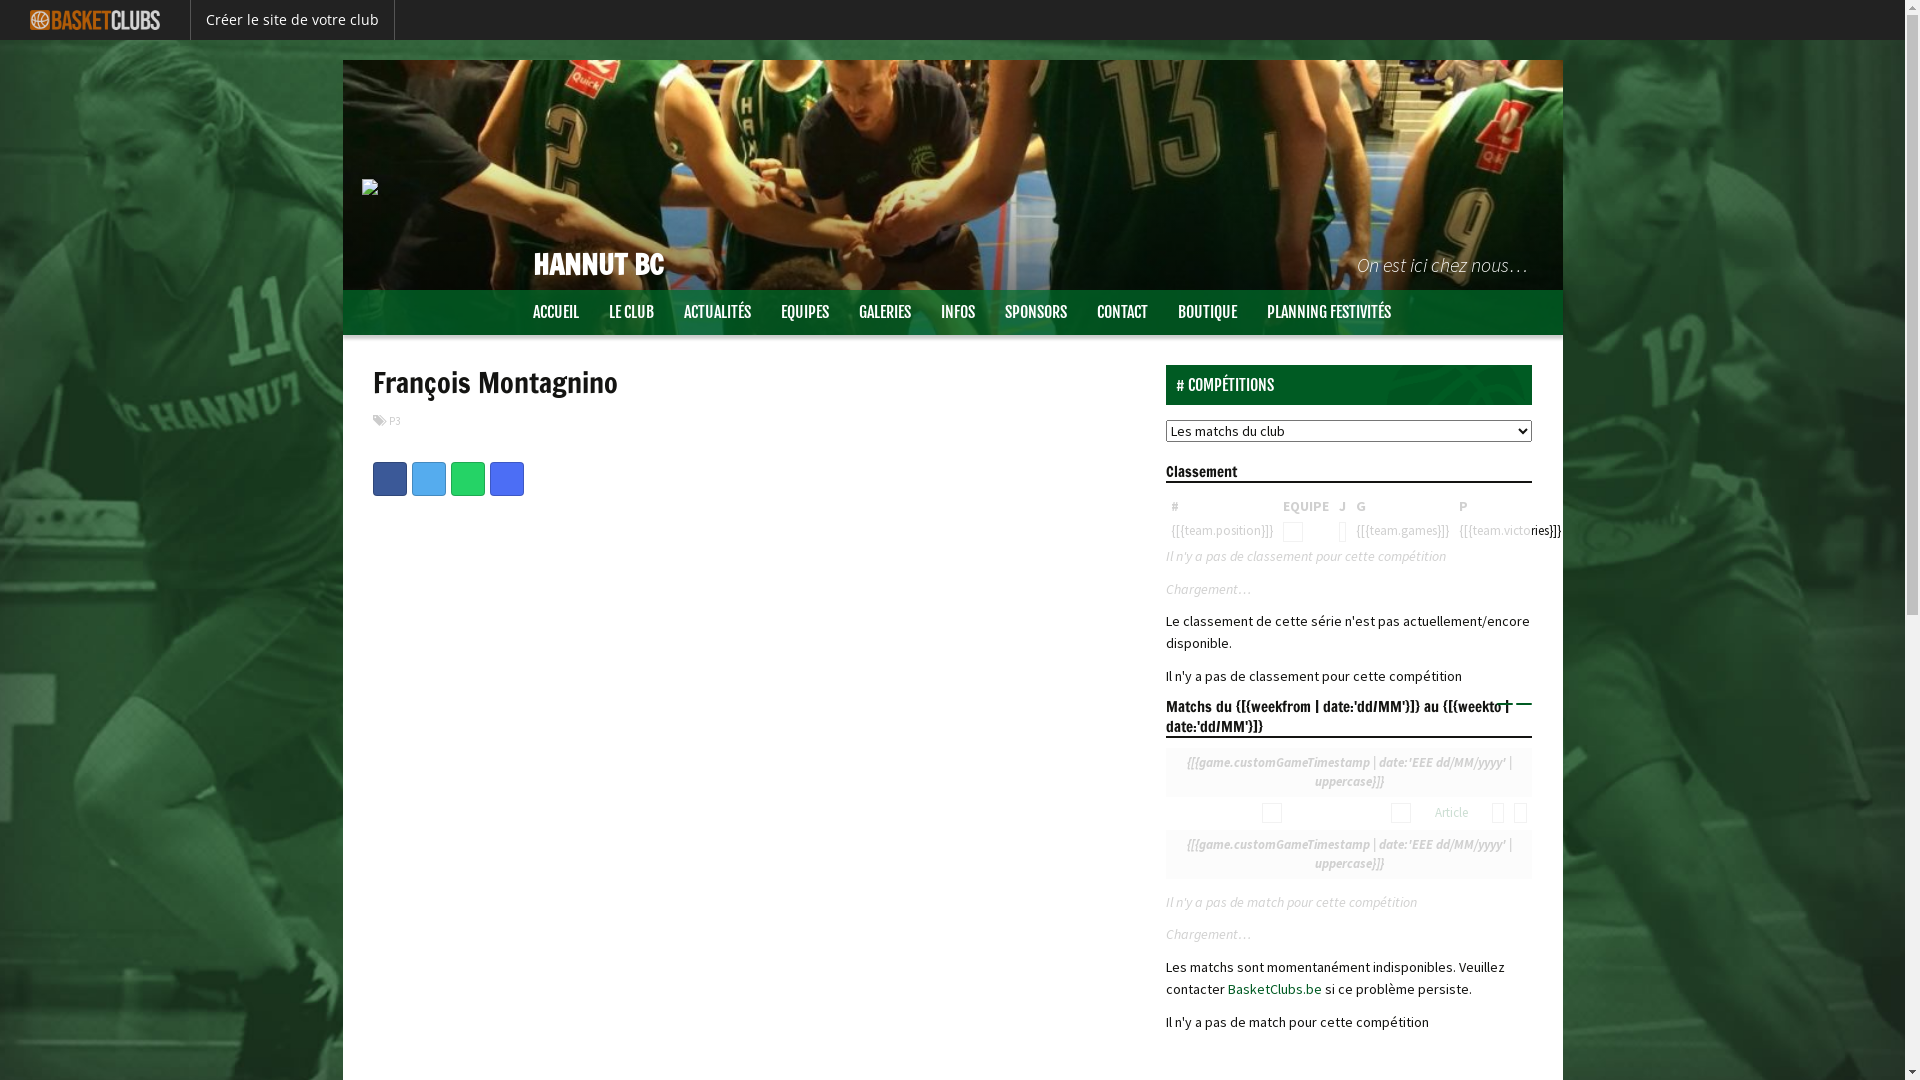  Describe the element at coordinates (372, 478) in the screenshot. I see `'Partager sur Facebook'` at that location.